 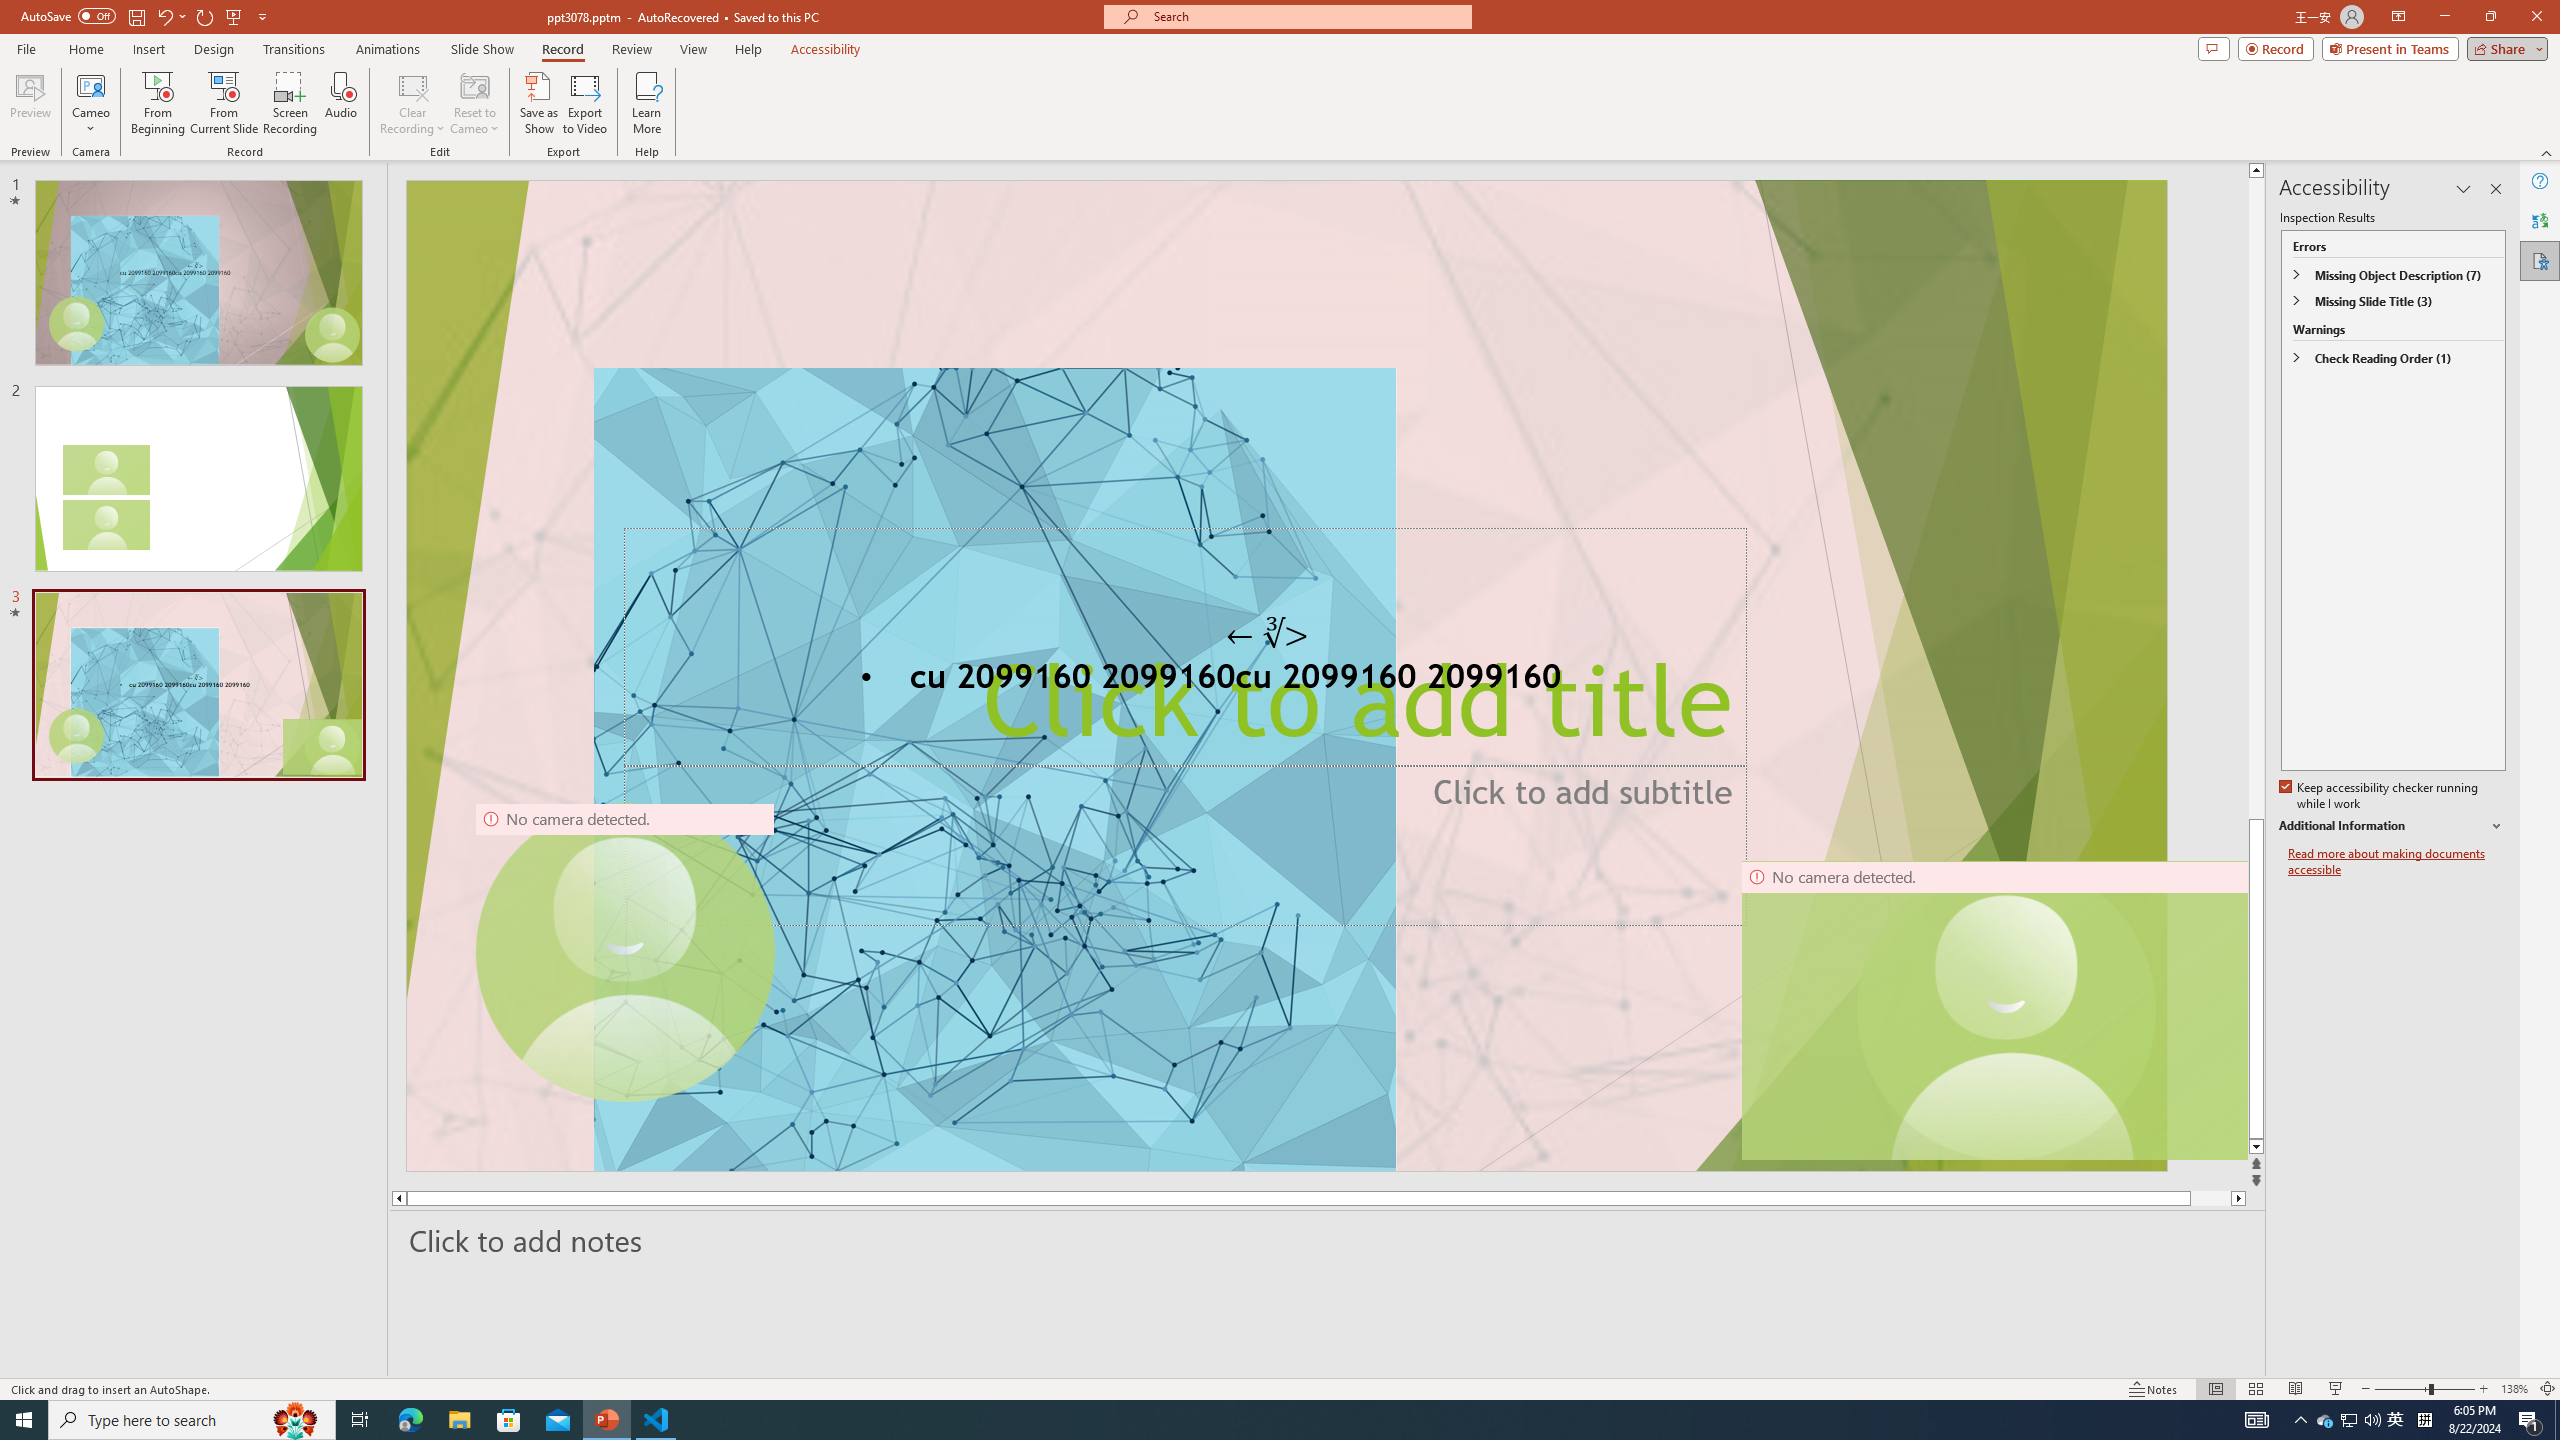 What do you see at coordinates (412, 103) in the screenshot?
I see `'Clear Recording'` at bounding box center [412, 103].